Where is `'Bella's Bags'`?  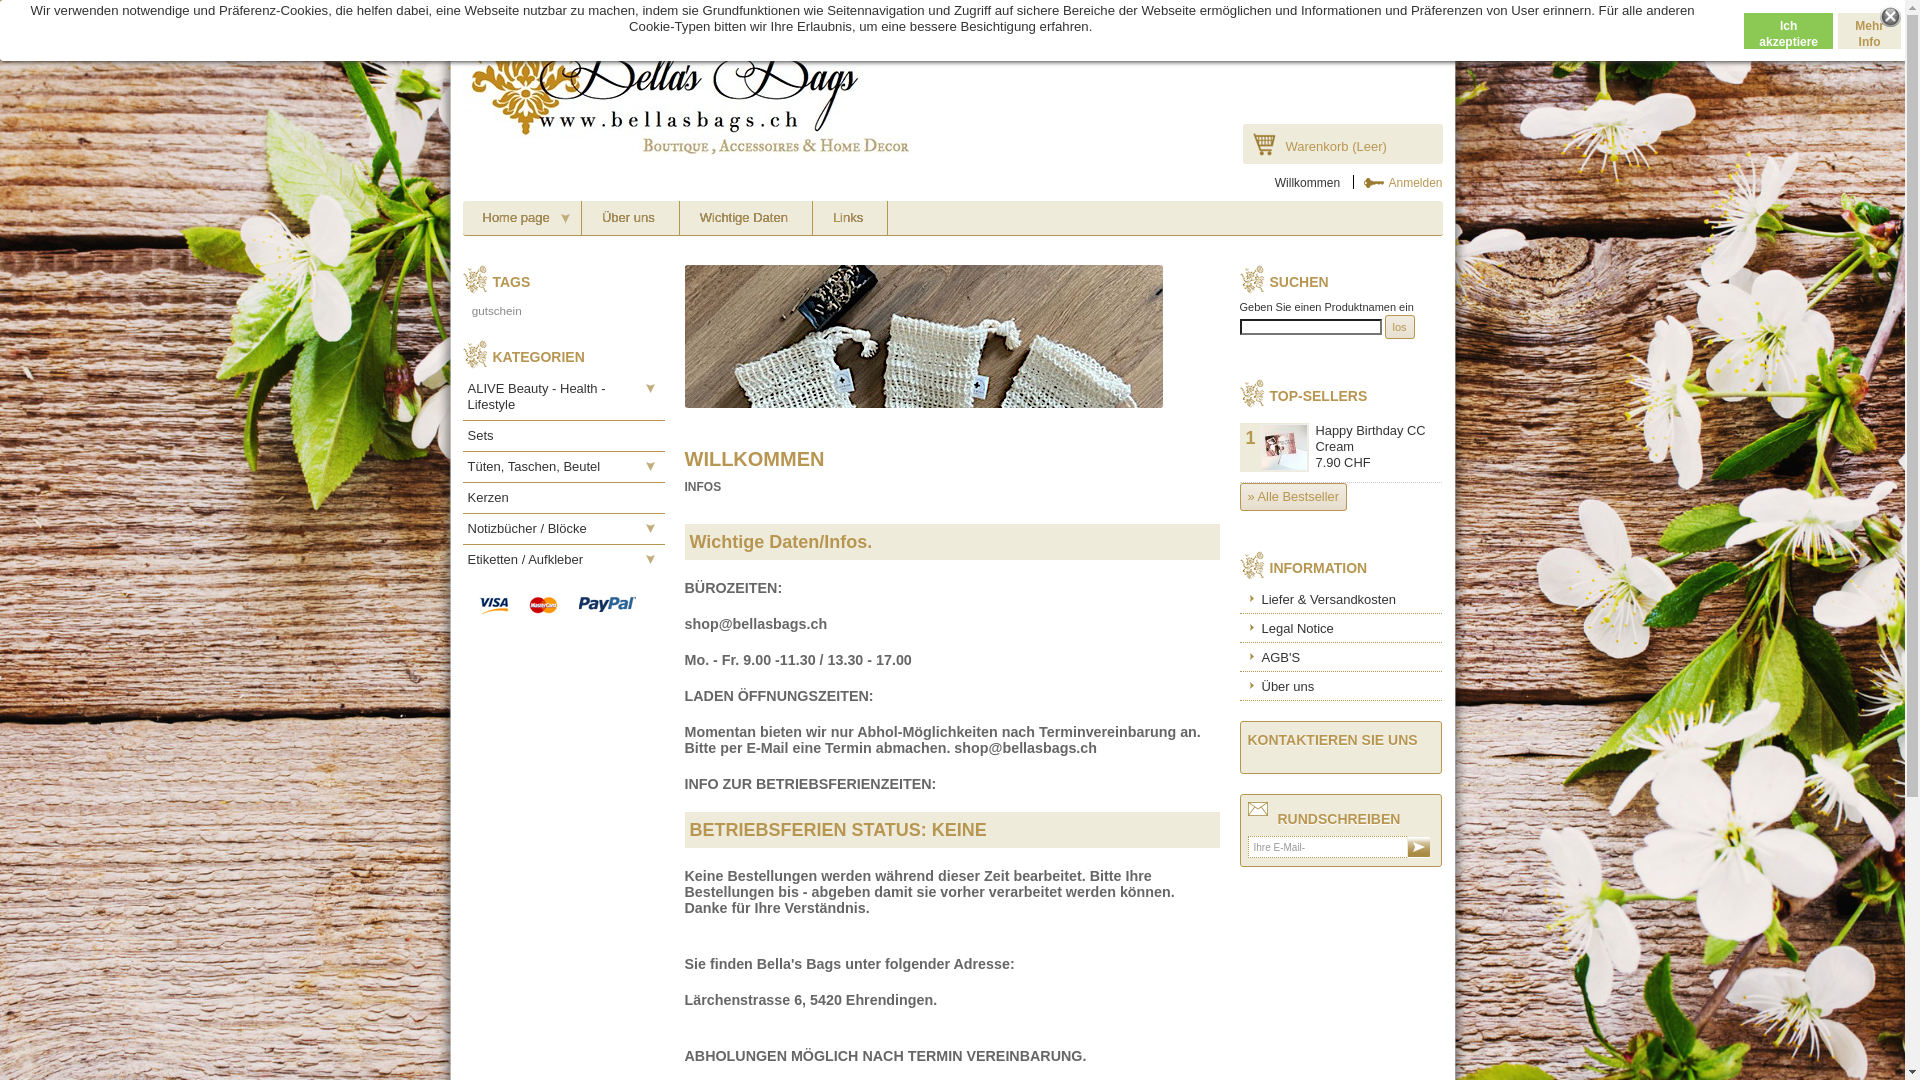
'Bella's Bags' is located at coordinates (686, 86).